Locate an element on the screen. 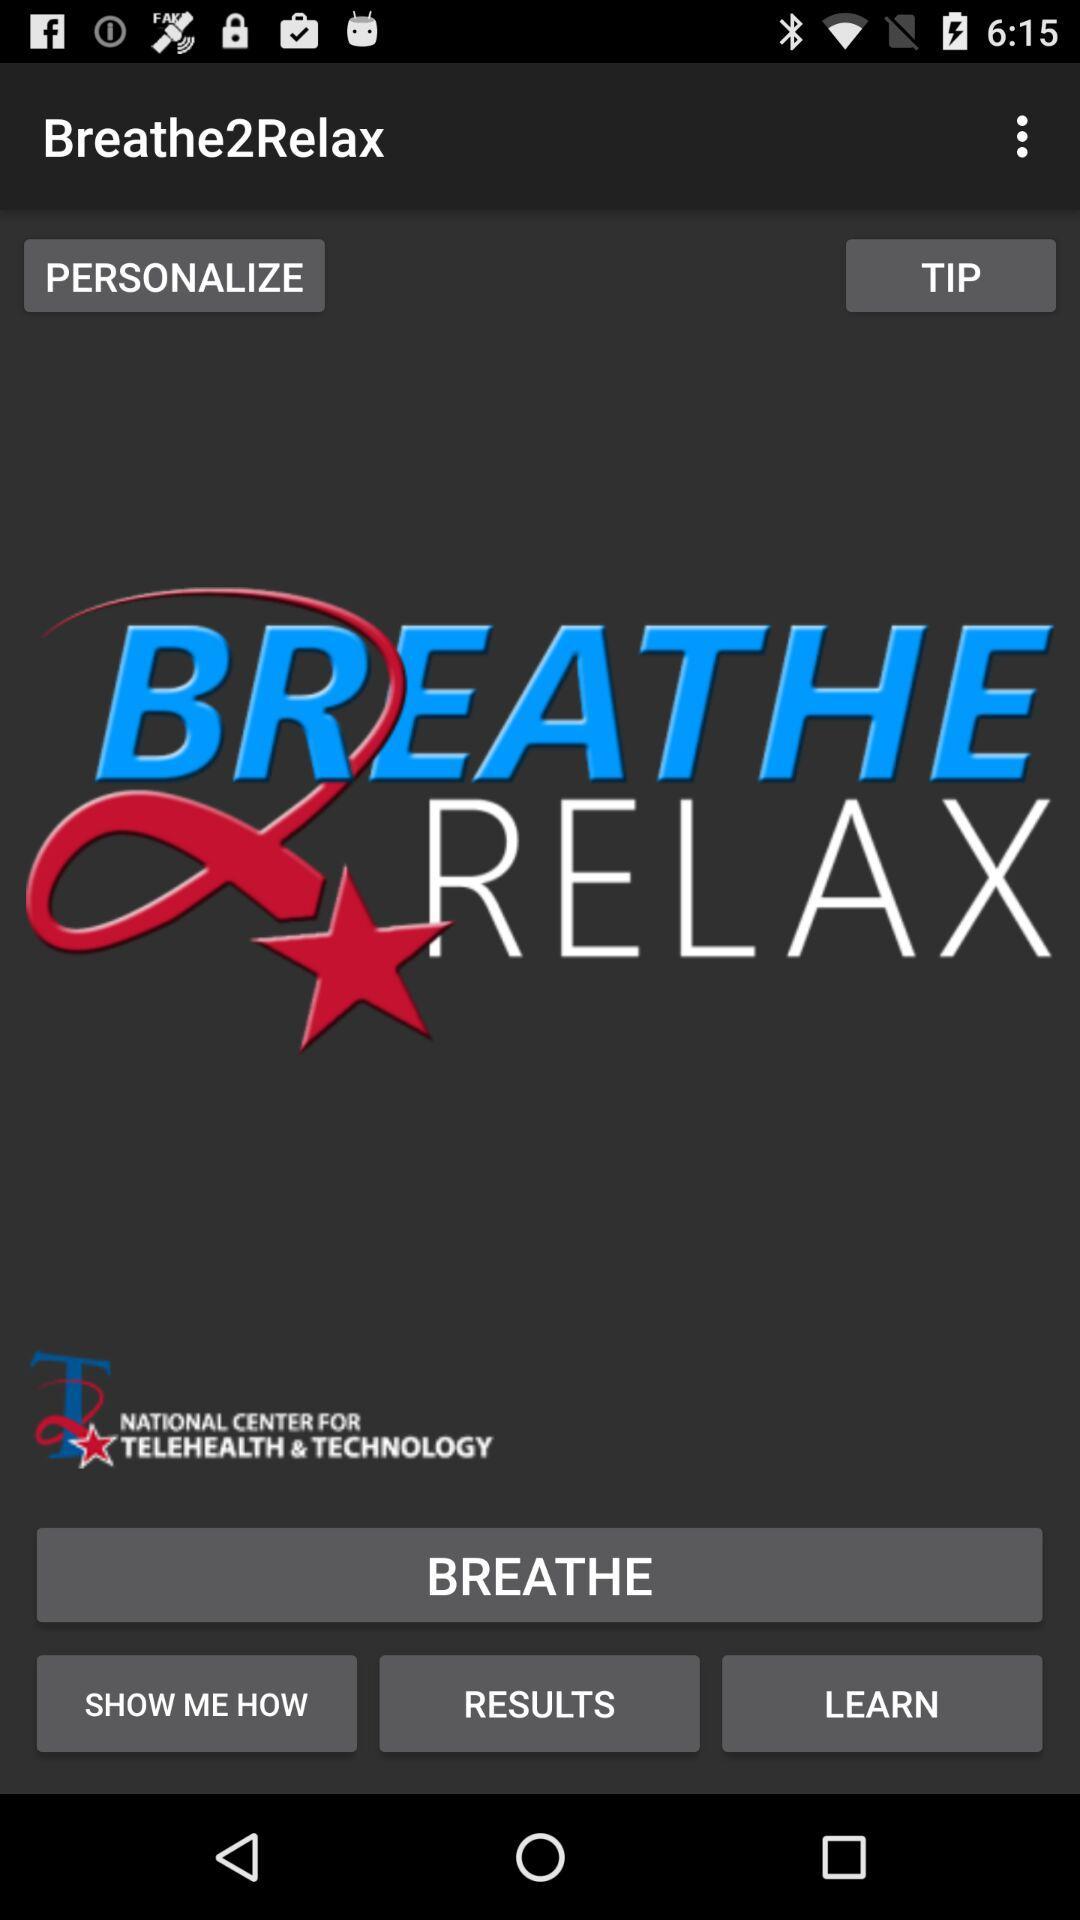 This screenshot has height=1920, width=1080. show me how is located at coordinates (196, 1702).